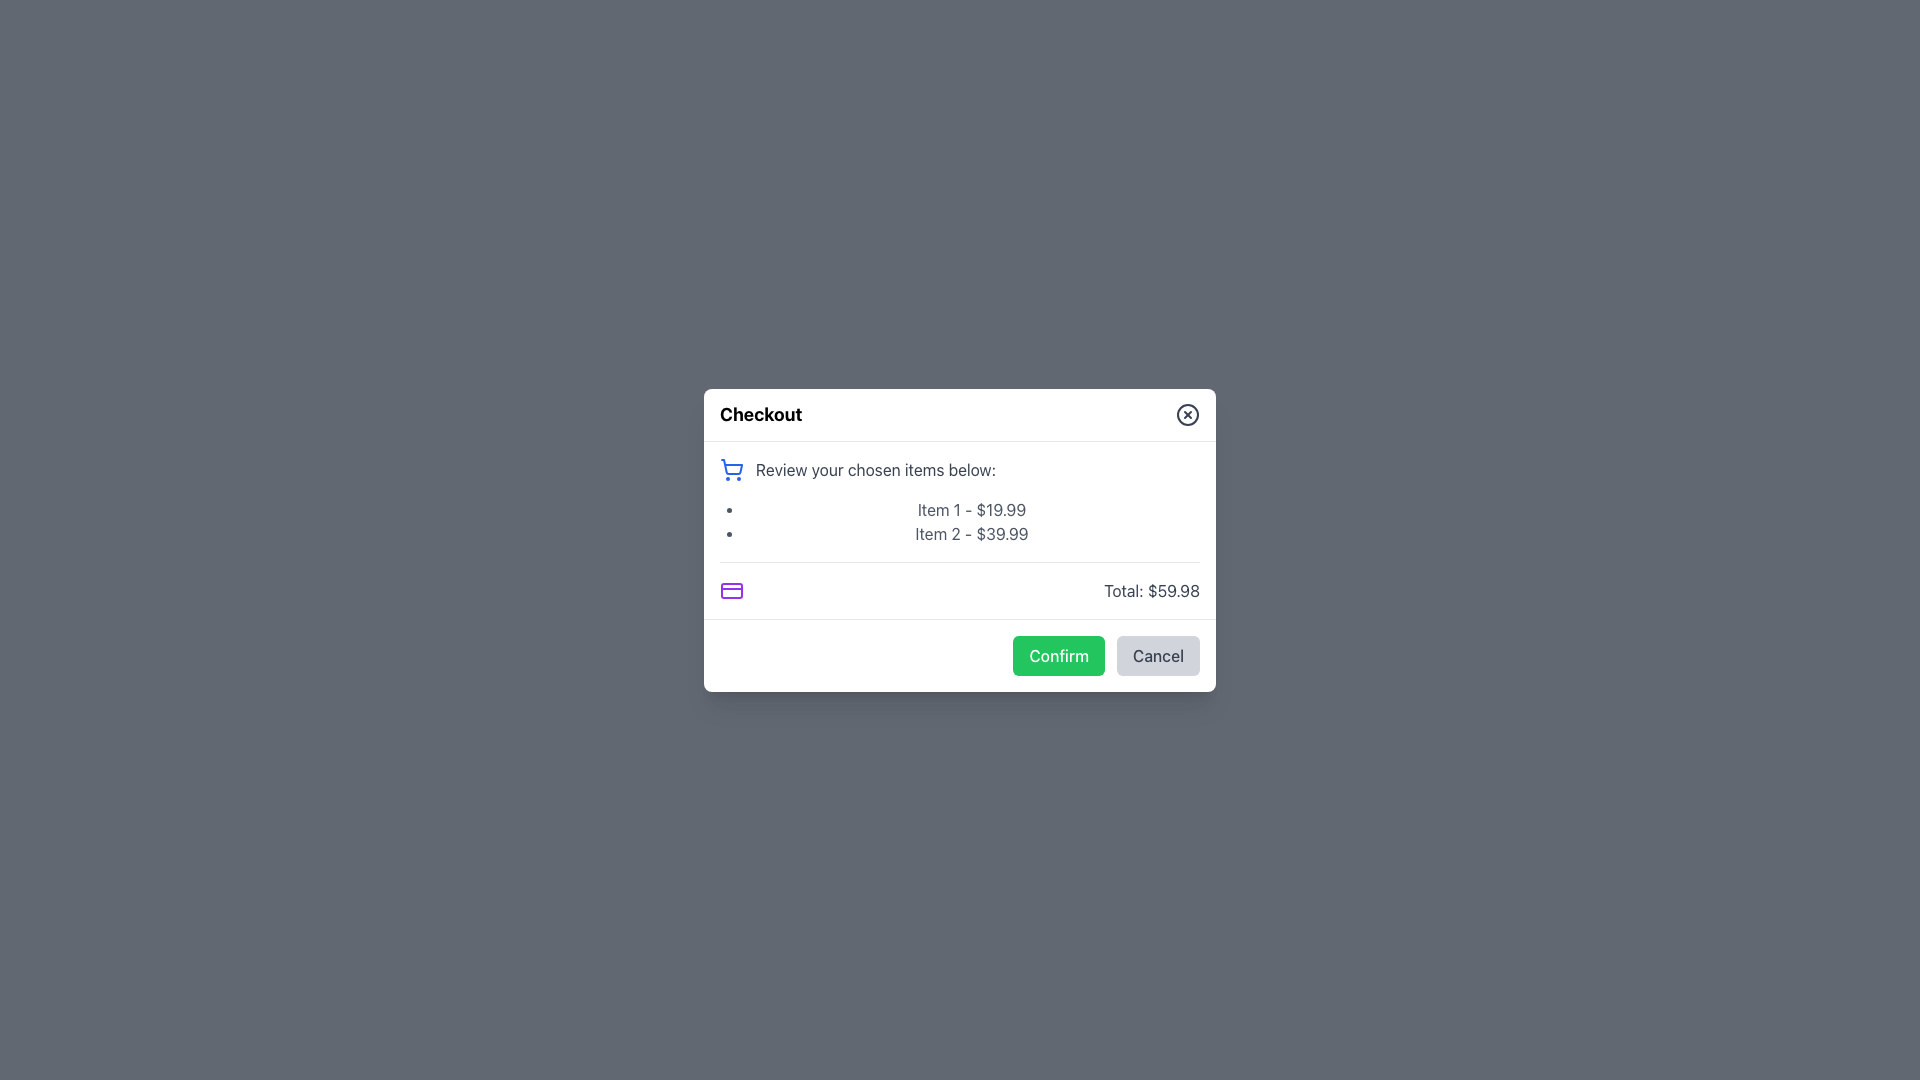  Describe the element at coordinates (960, 528) in the screenshot. I see `item details displayed in the shopping cart informational section located centrally within the checkout modal` at that location.